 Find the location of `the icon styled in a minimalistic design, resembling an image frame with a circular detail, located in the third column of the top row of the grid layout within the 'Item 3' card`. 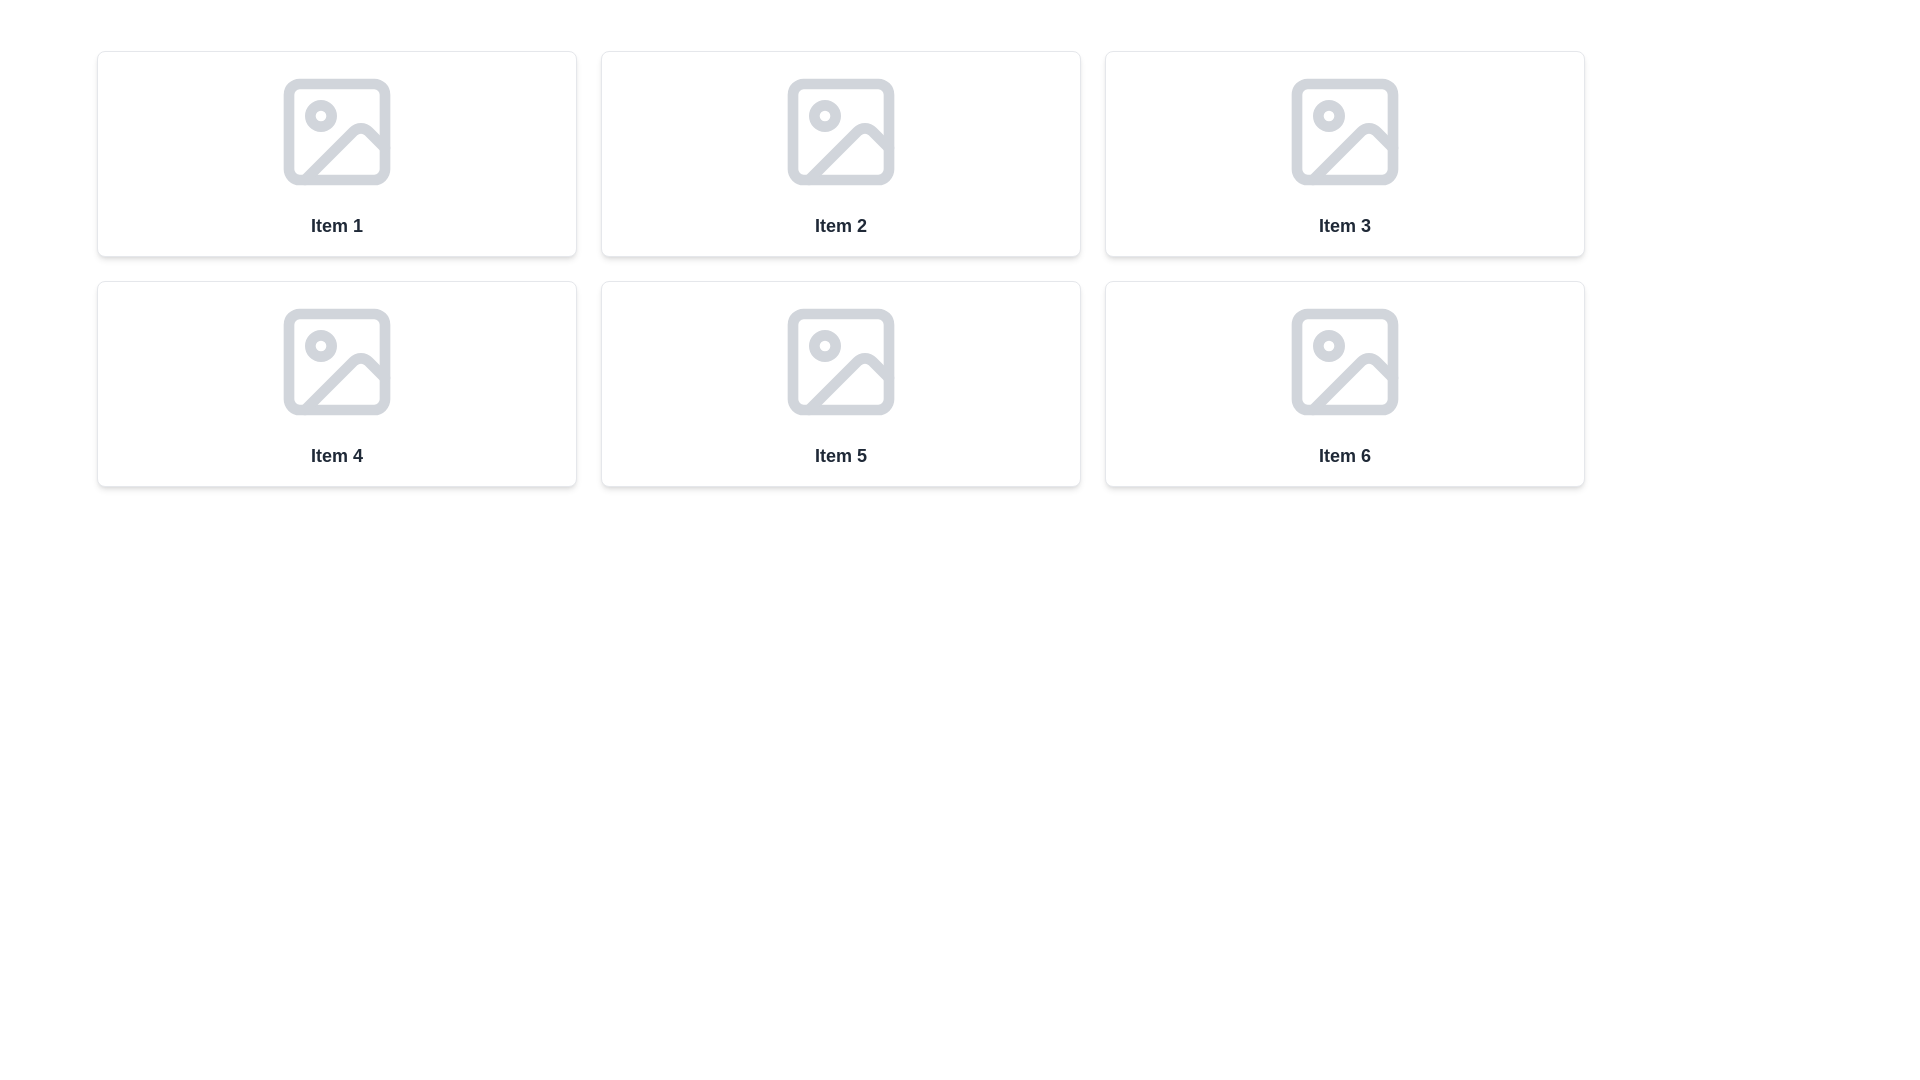

the icon styled in a minimalistic design, resembling an image frame with a circular detail, located in the third column of the top row of the grid layout within the 'Item 3' card is located at coordinates (1344, 131).